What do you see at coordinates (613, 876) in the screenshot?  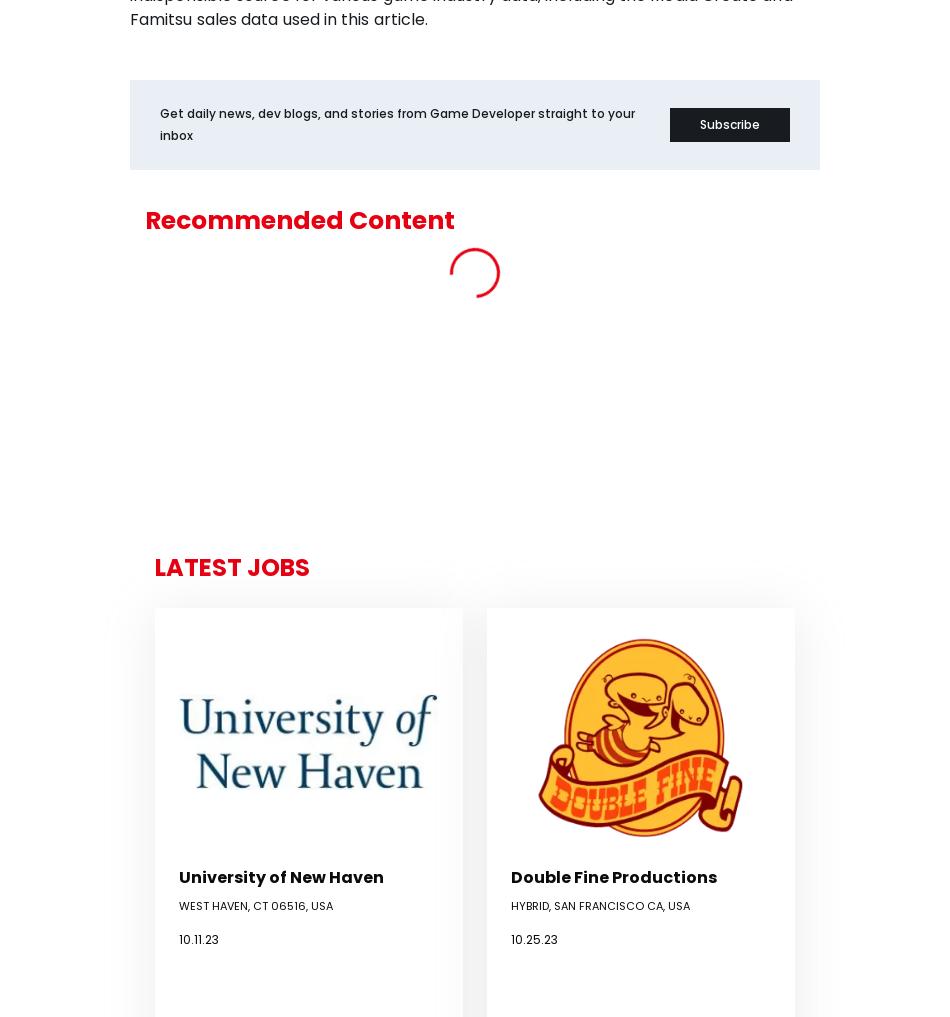 I see `'Double Fine Productions'` at bounding box center [613, 876].